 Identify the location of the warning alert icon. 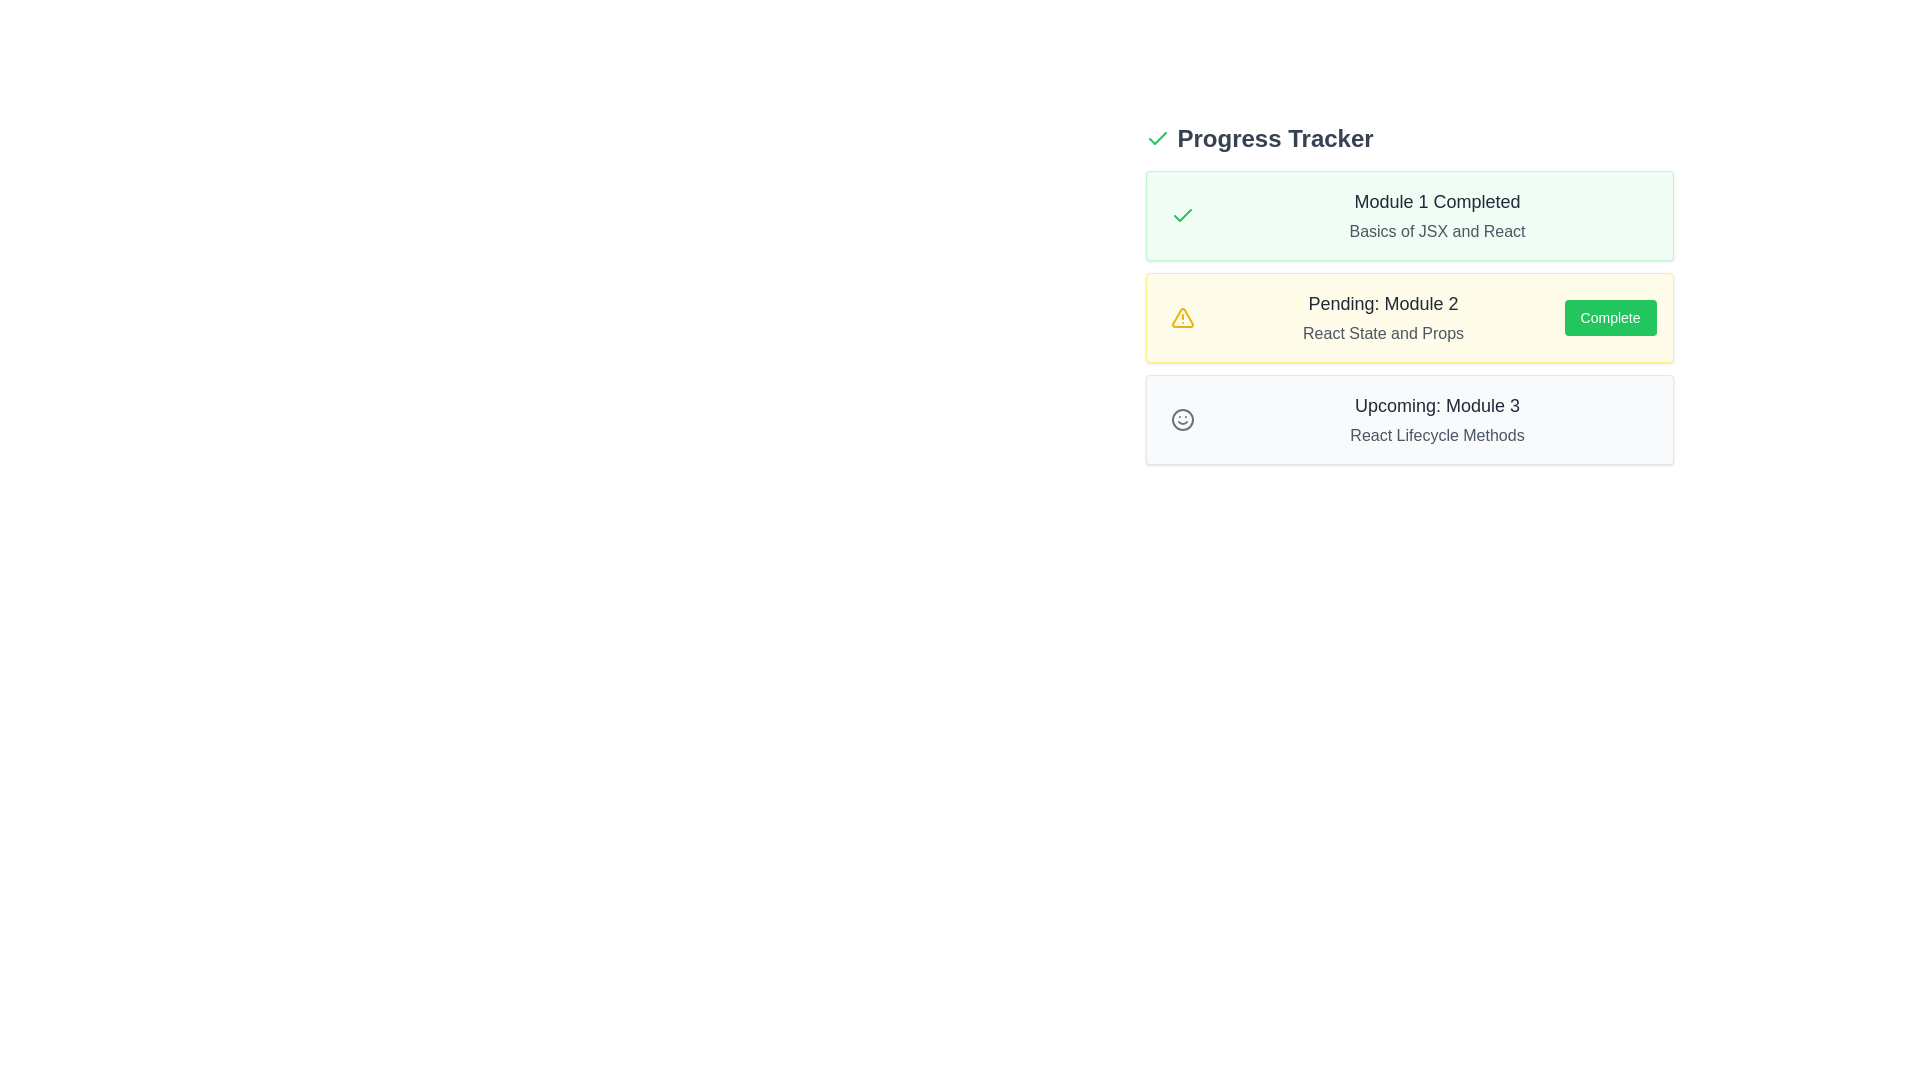
(1182, 316).